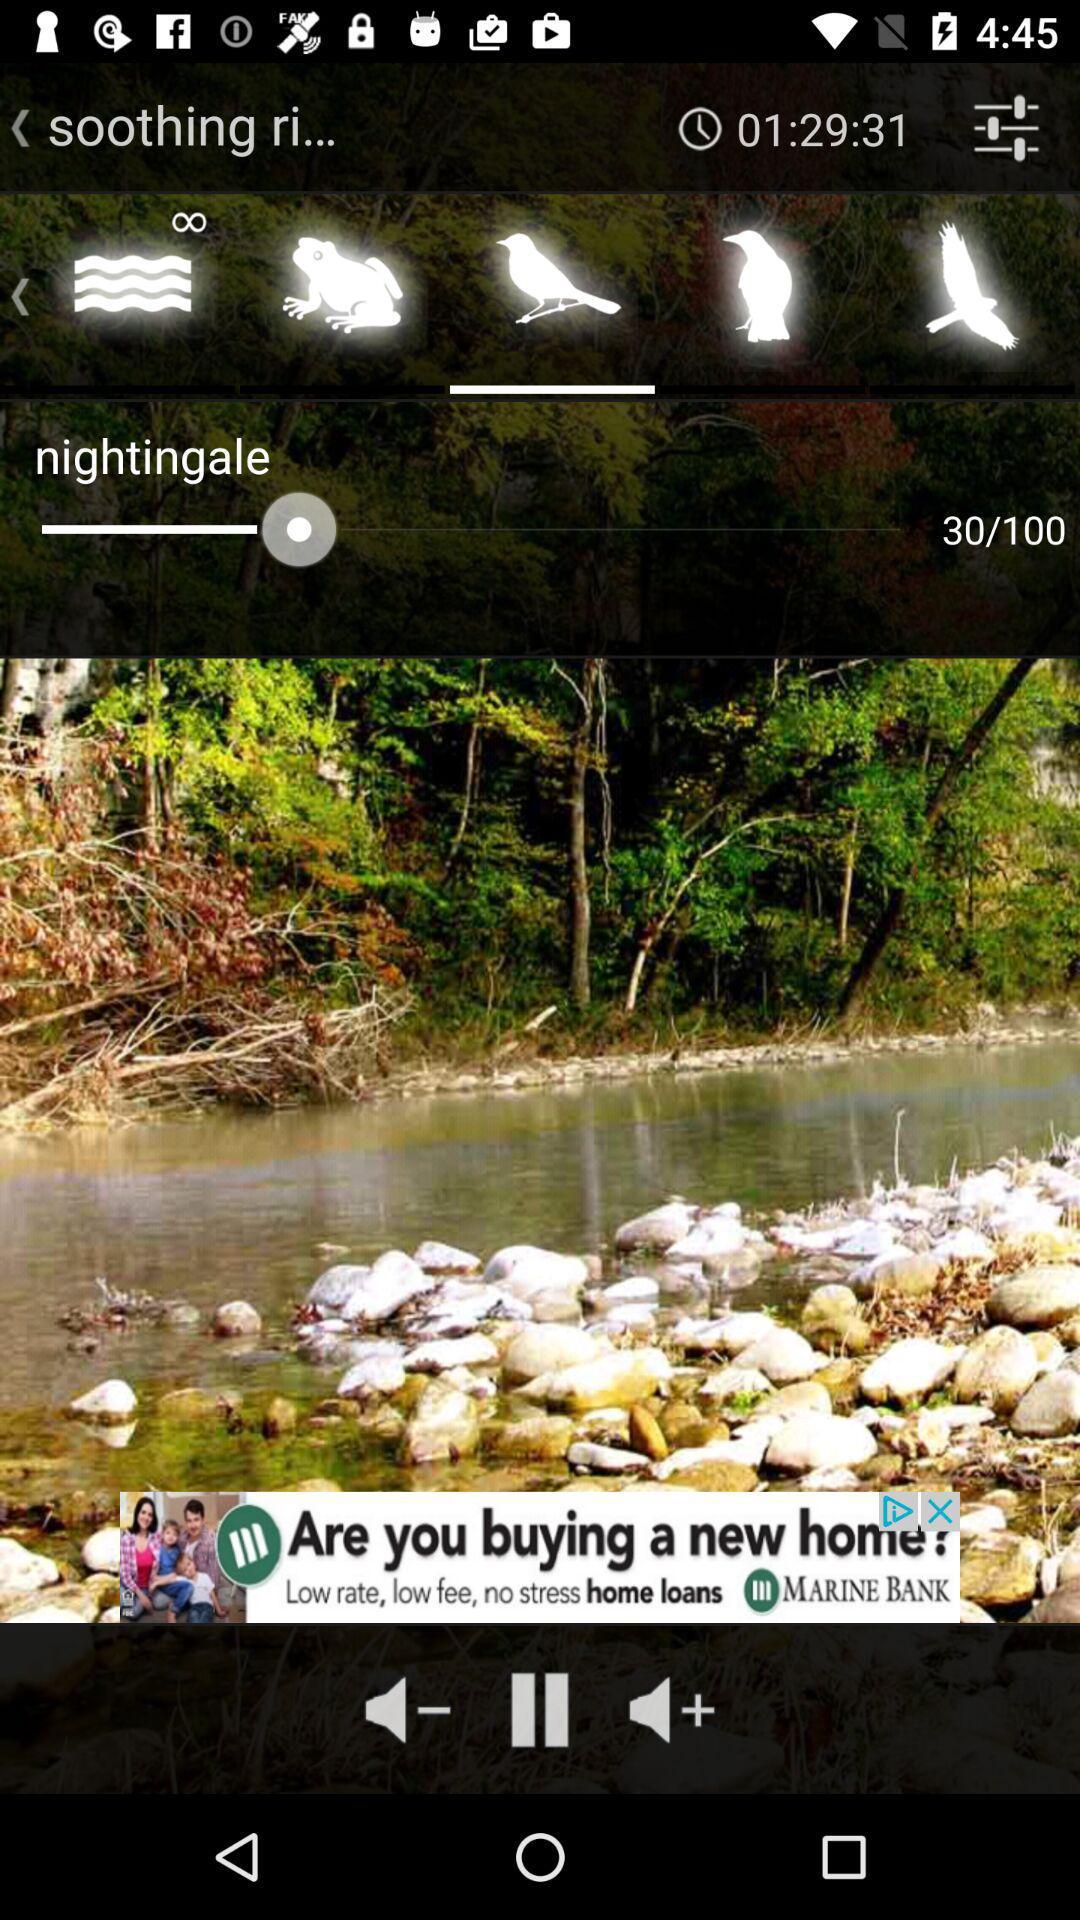  Describe the element at coordinates (12, 291) in the screenshot. I see `more options` at that location.